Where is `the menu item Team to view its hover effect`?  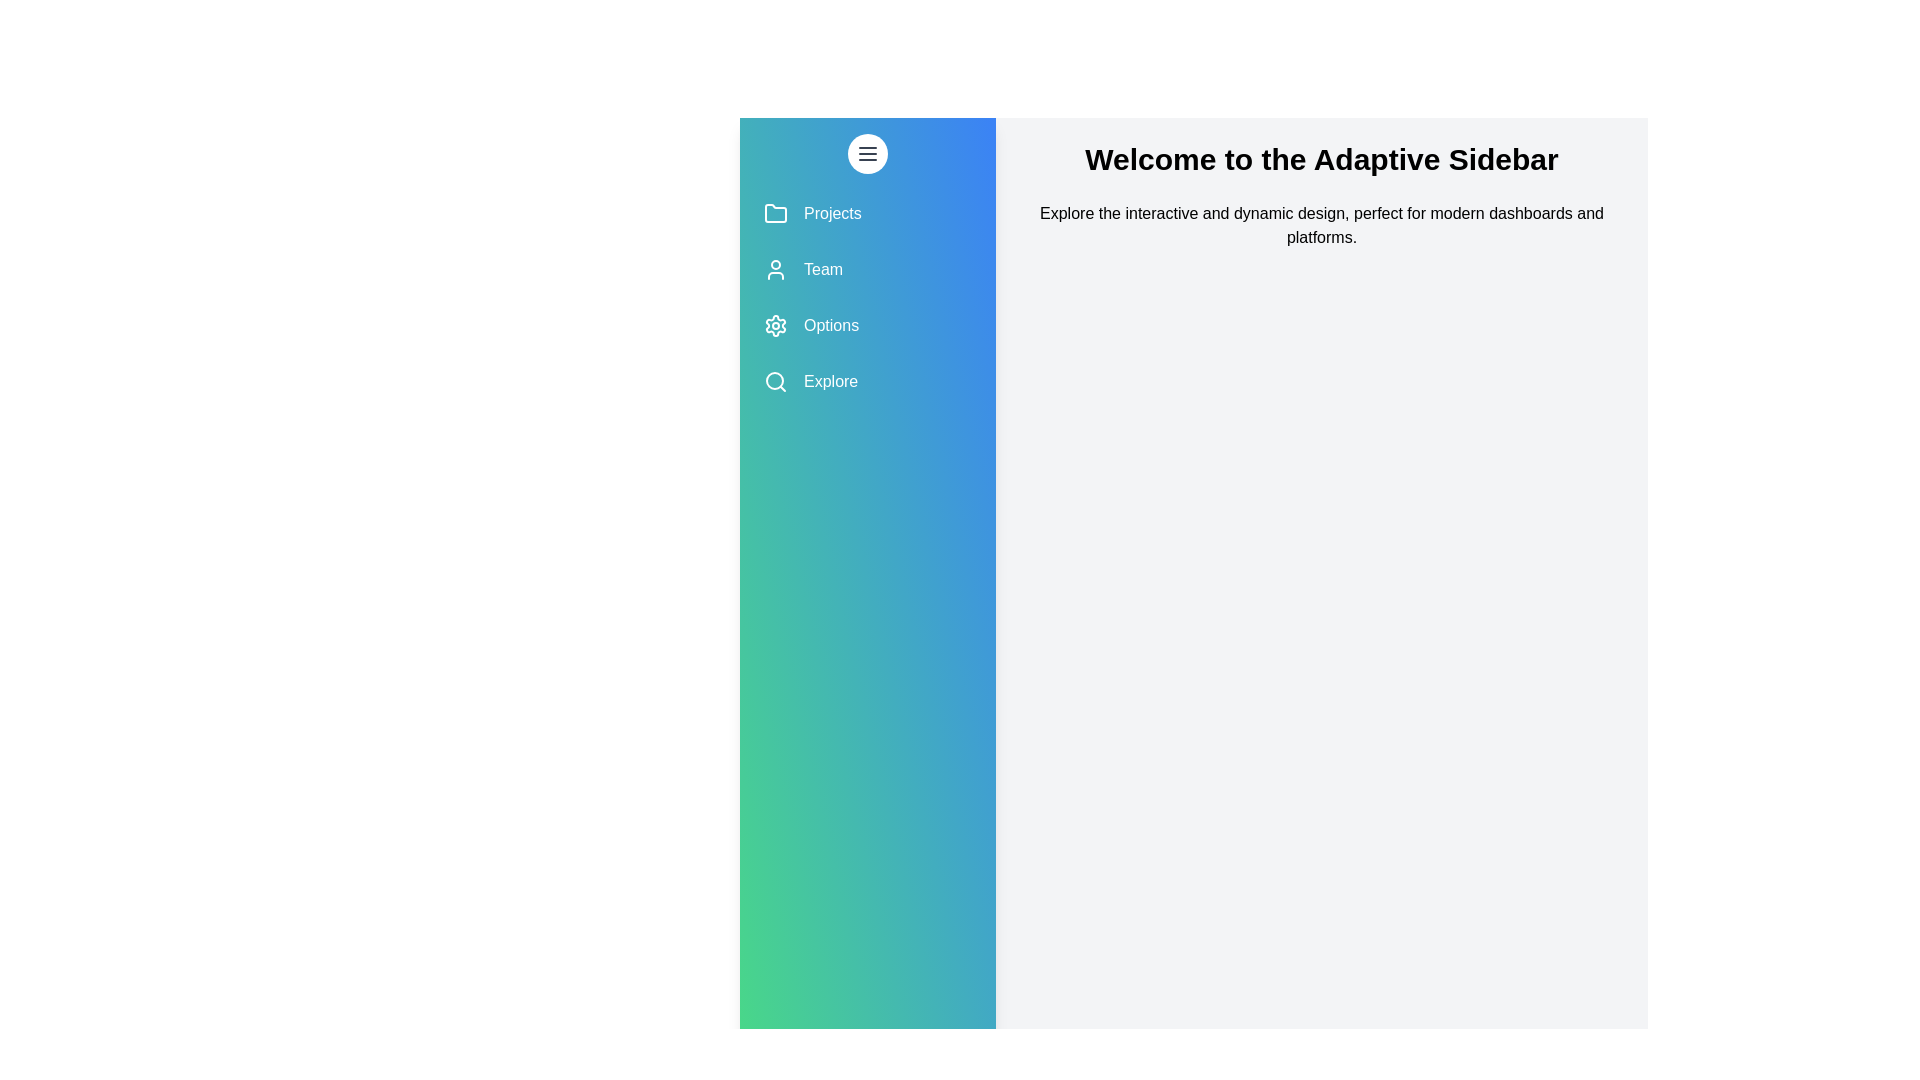 the menu item Team to view its hover effect is located at coordinates (868, 270).